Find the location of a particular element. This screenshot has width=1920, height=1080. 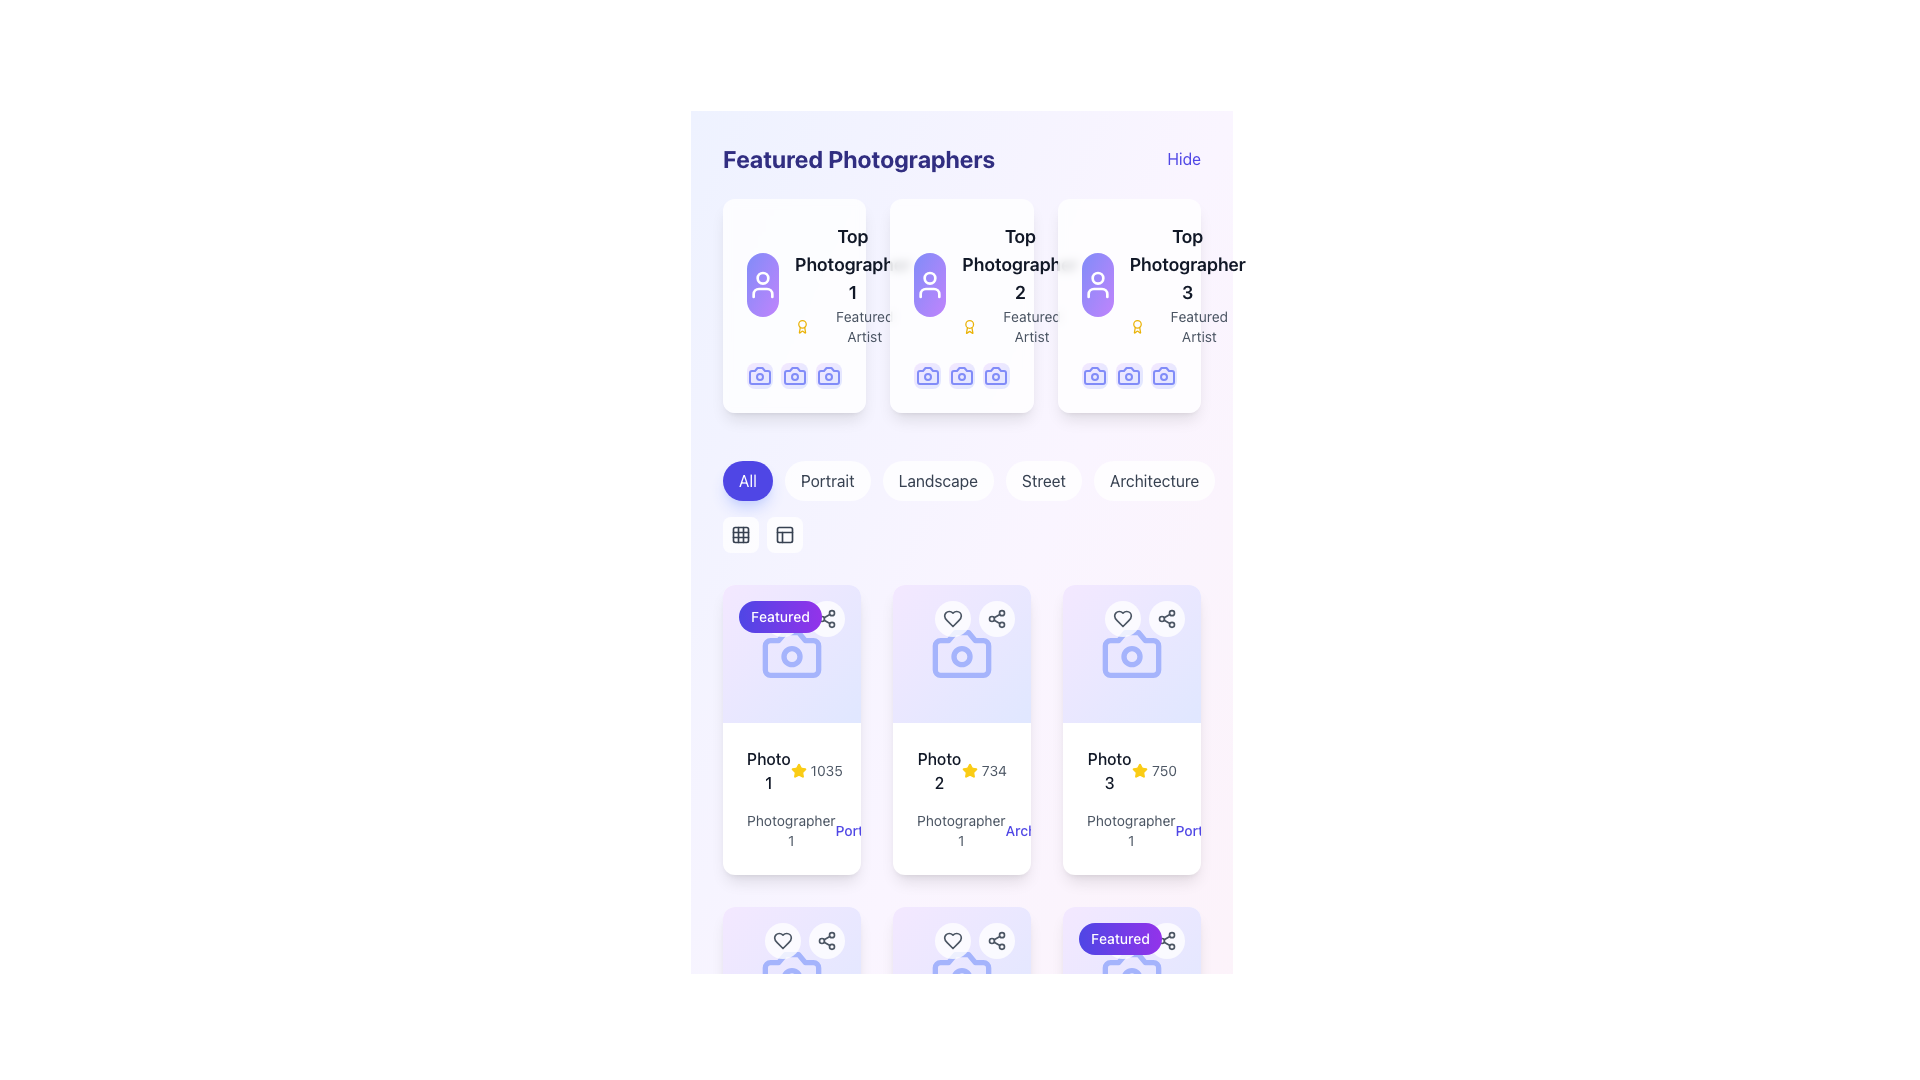

the avatar icon representing 'Top Photographer 3' is located at coordinates (1096, 285).